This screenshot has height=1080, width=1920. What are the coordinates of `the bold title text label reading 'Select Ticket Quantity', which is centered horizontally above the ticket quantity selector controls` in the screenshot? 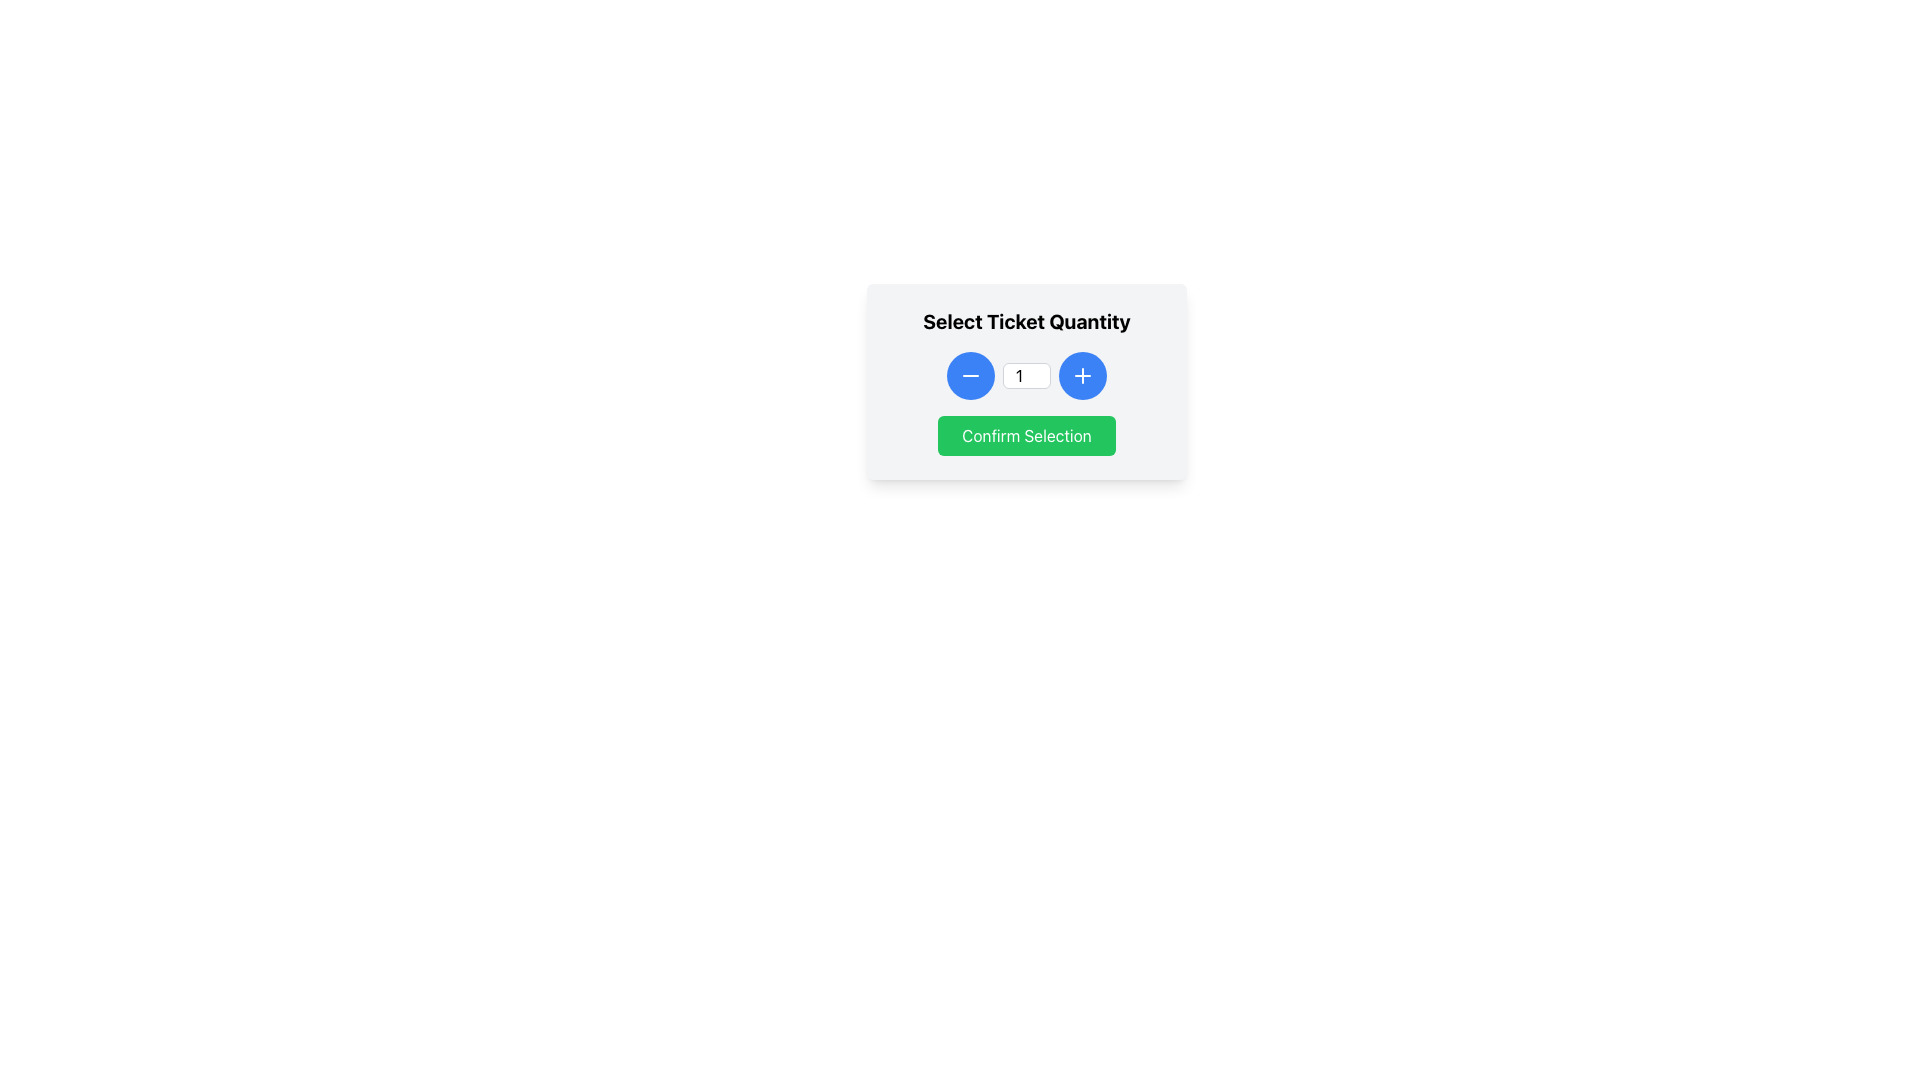 It's located at (1027, 320).